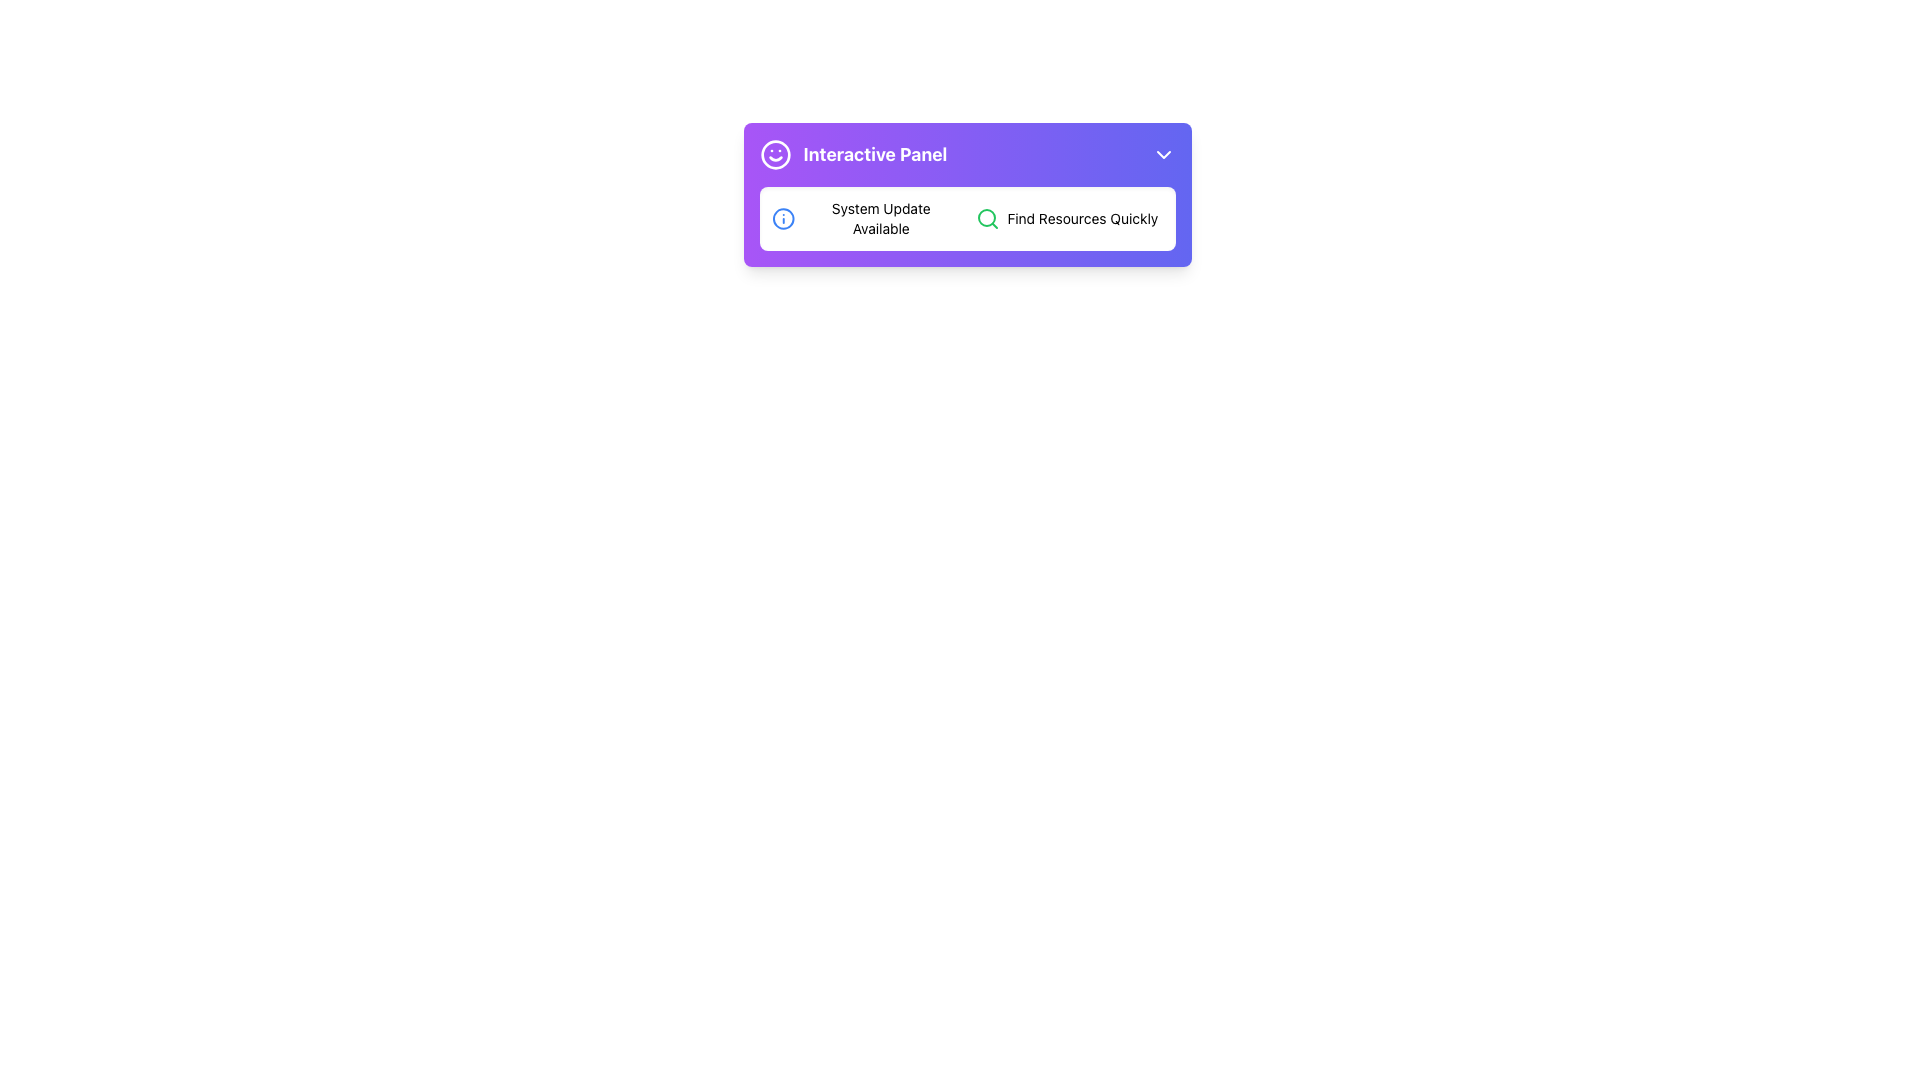 The height and width of the screenshot is (1080, 1920). I want to click on text label informing the user about a system update being available, located in the center of the purple box labeled 'Interactive Panel', so click(880, 219).